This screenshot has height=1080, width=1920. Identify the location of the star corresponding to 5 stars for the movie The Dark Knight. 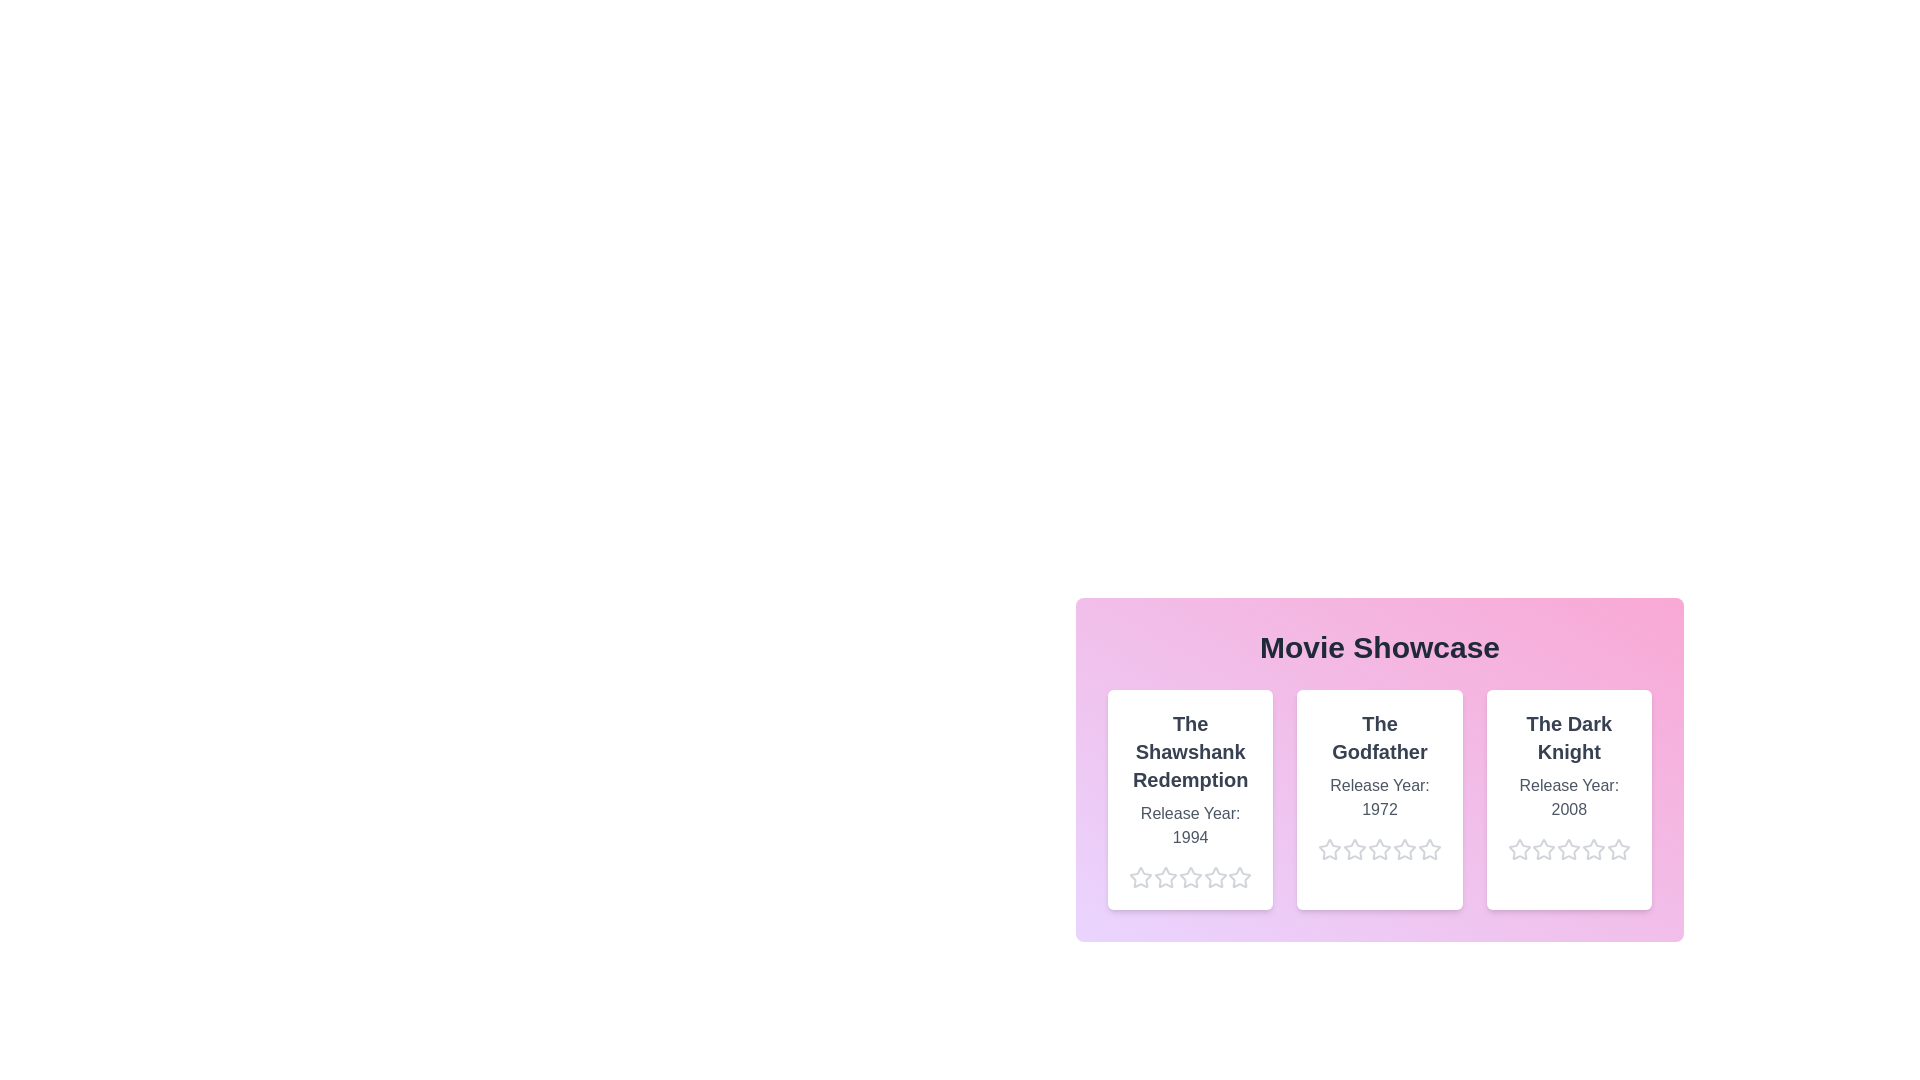
(1607, 849).